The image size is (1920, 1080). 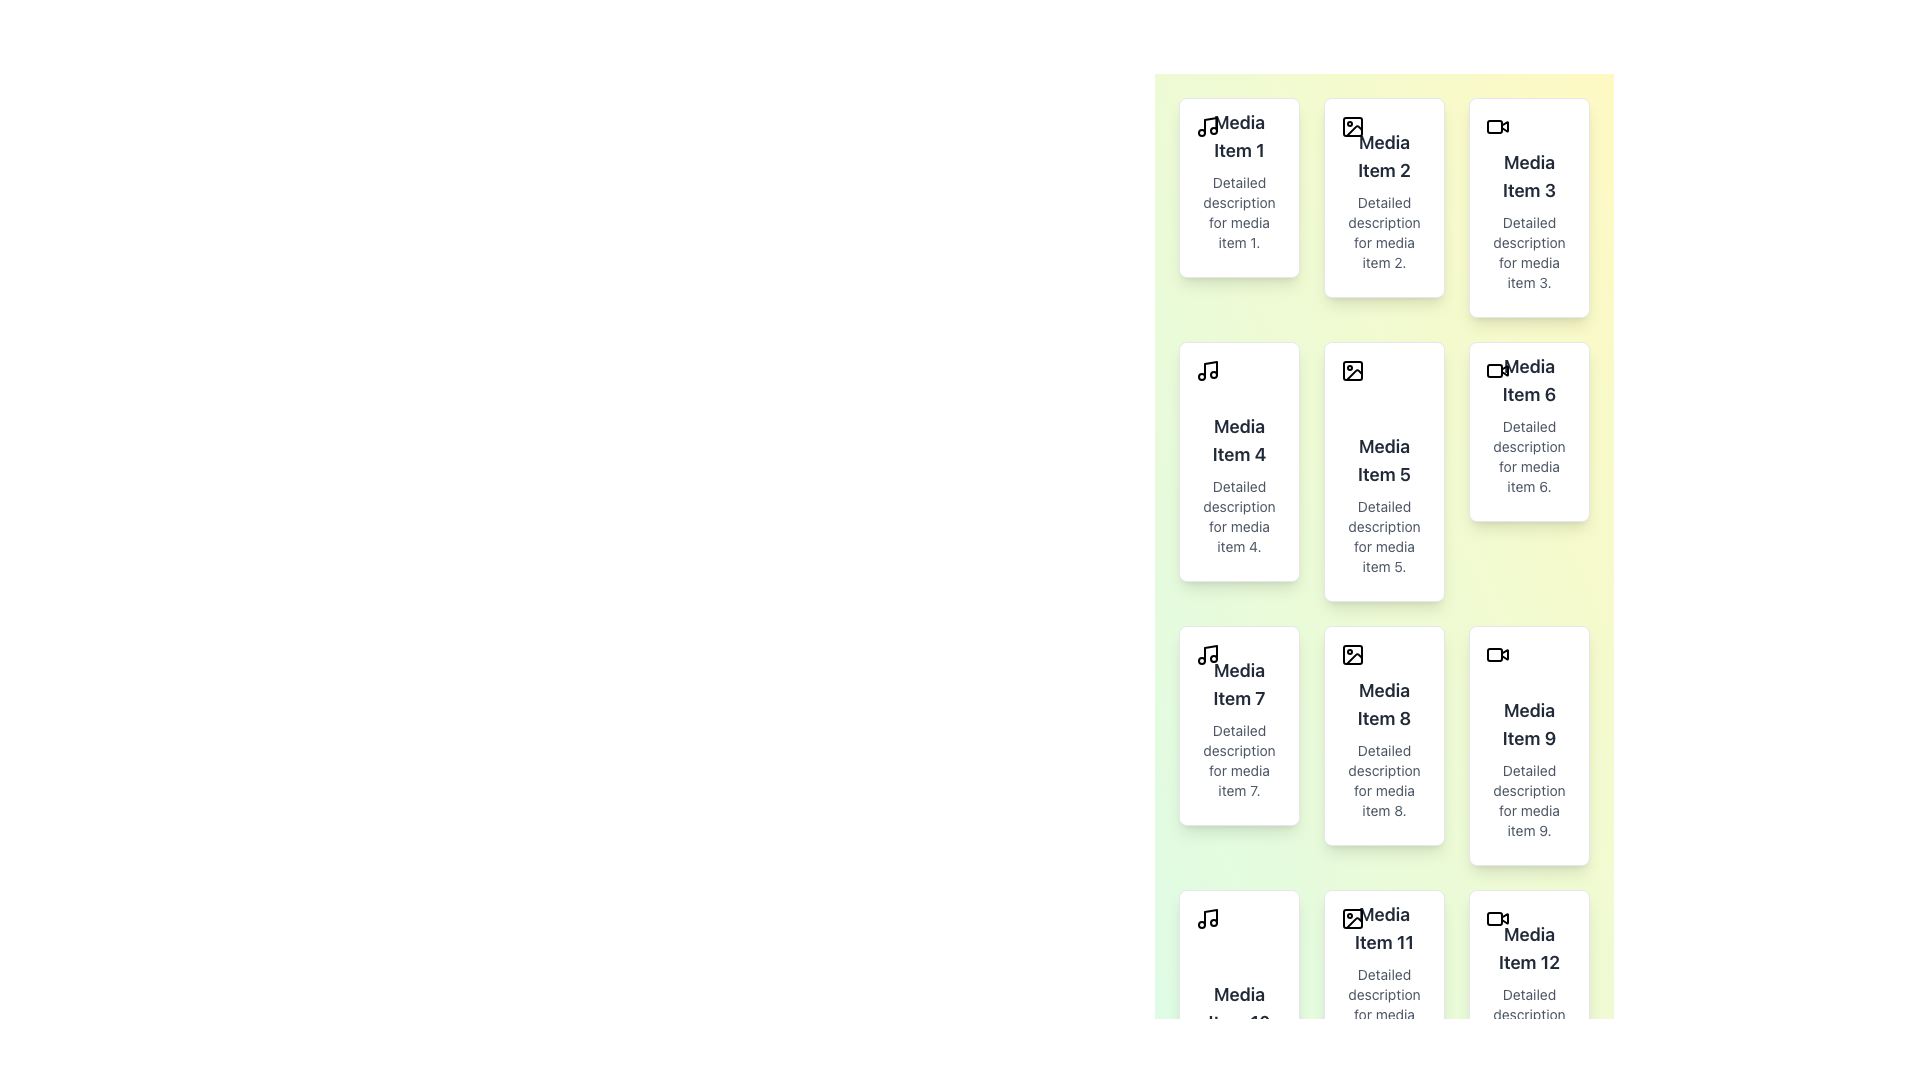 What do you see at coordinates (1494, 127) in the screenshot?
I see `the icon representing 'Media Item 3' located centrally within its card in the top-right area of the grid layout` at bounding box center [1494, 127].